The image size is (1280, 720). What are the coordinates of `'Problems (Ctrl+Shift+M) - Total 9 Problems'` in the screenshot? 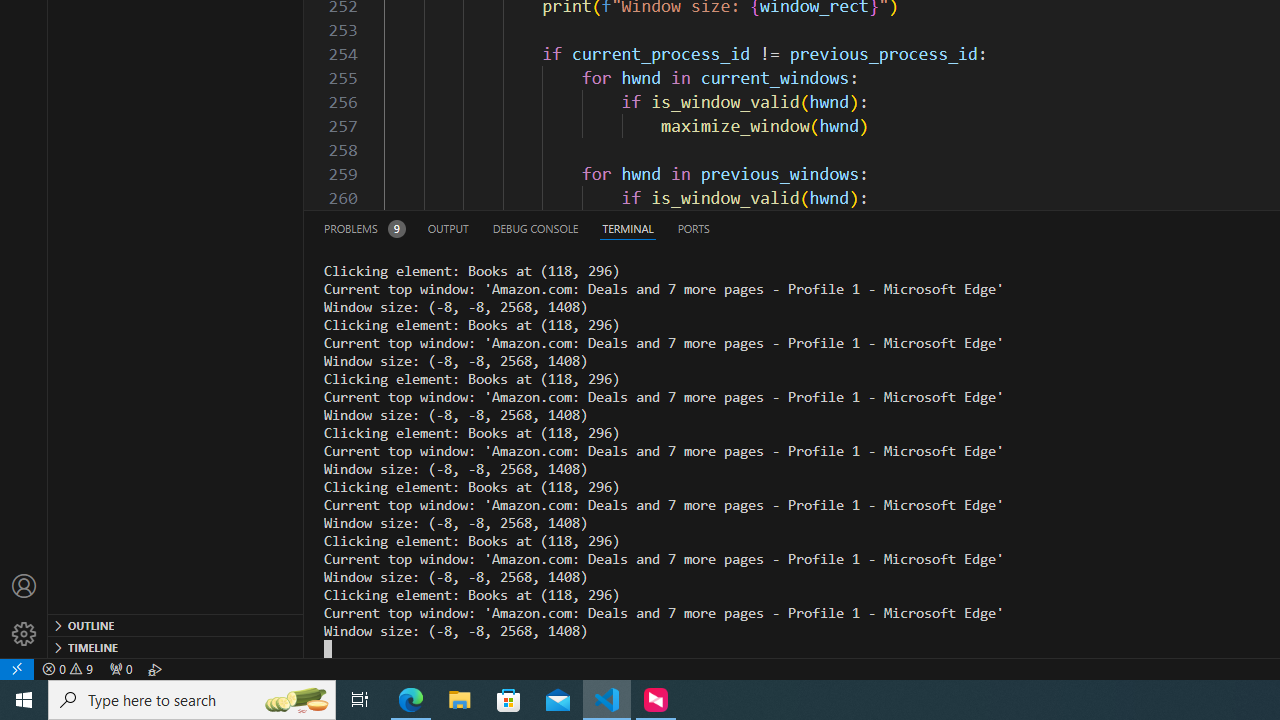 It's located at (364, 227).